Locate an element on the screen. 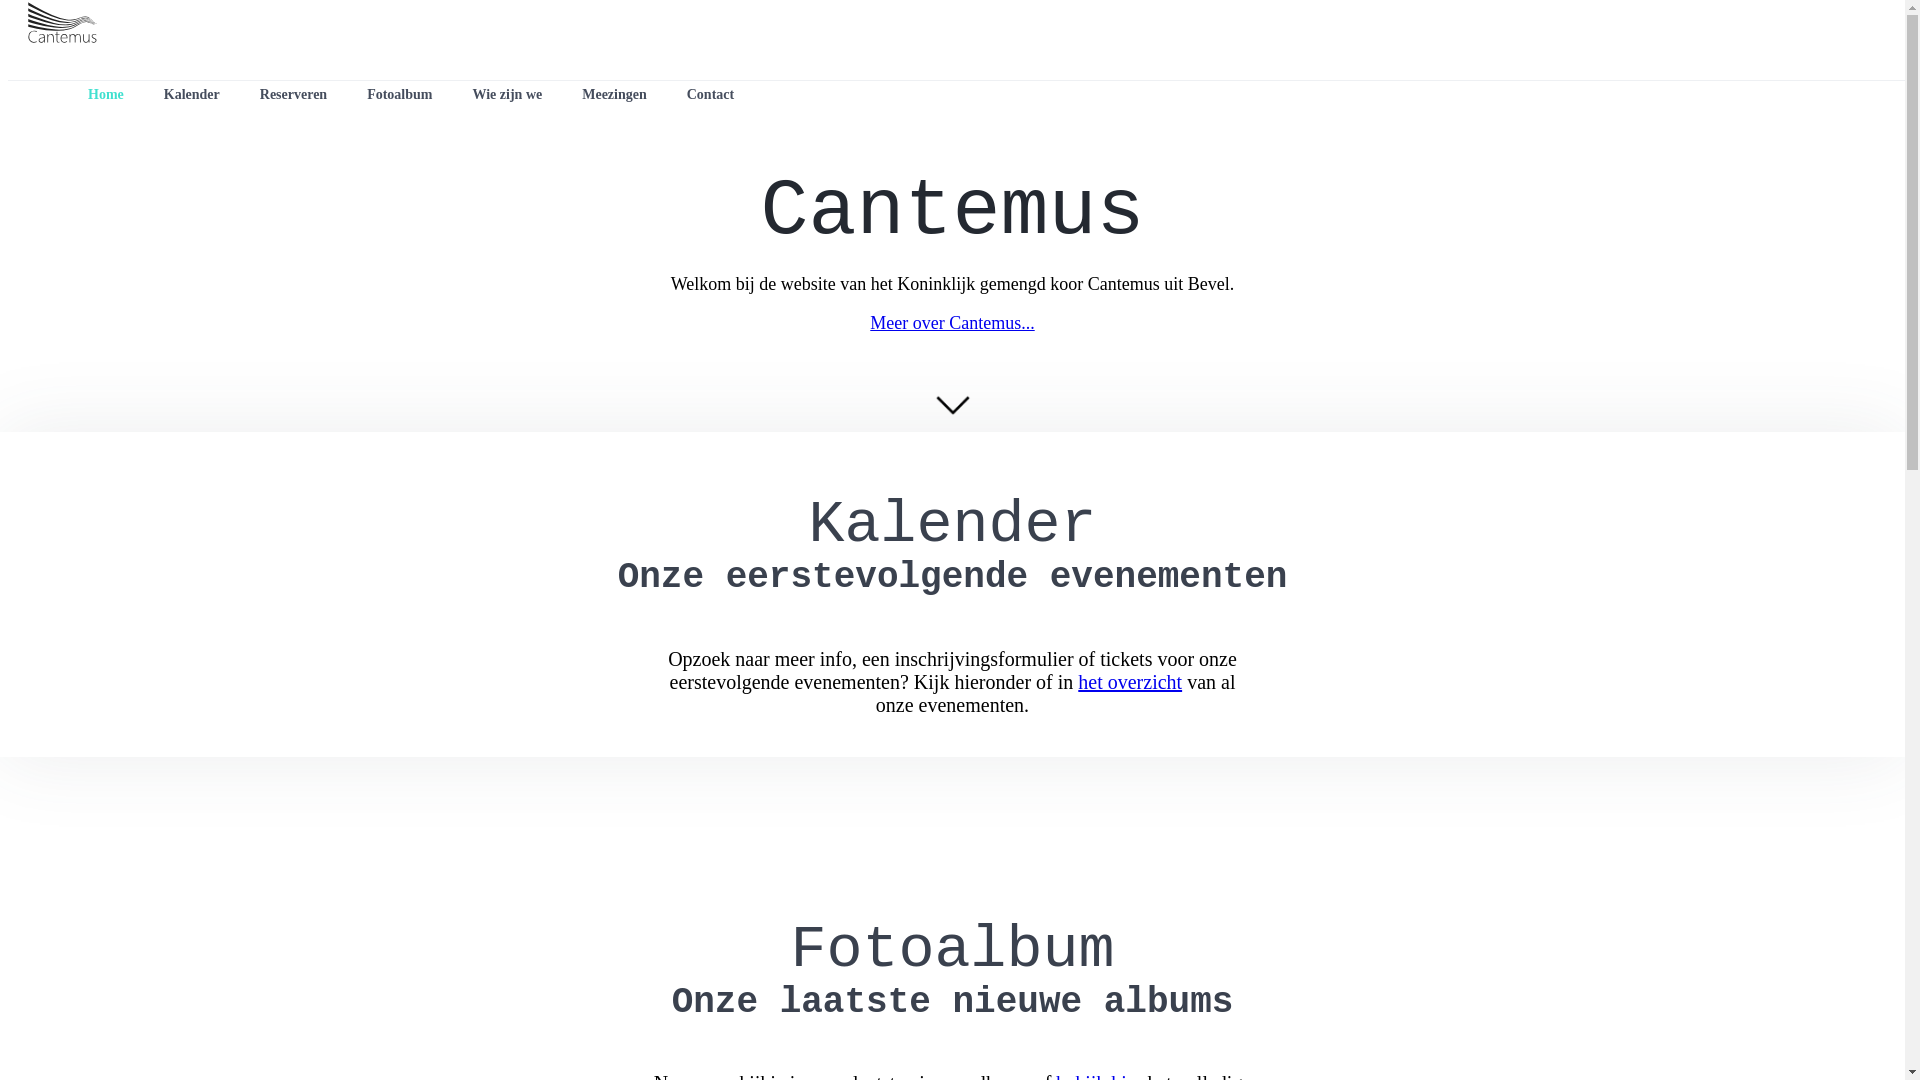  'Reserveren' is located at coordinates (292, 95).